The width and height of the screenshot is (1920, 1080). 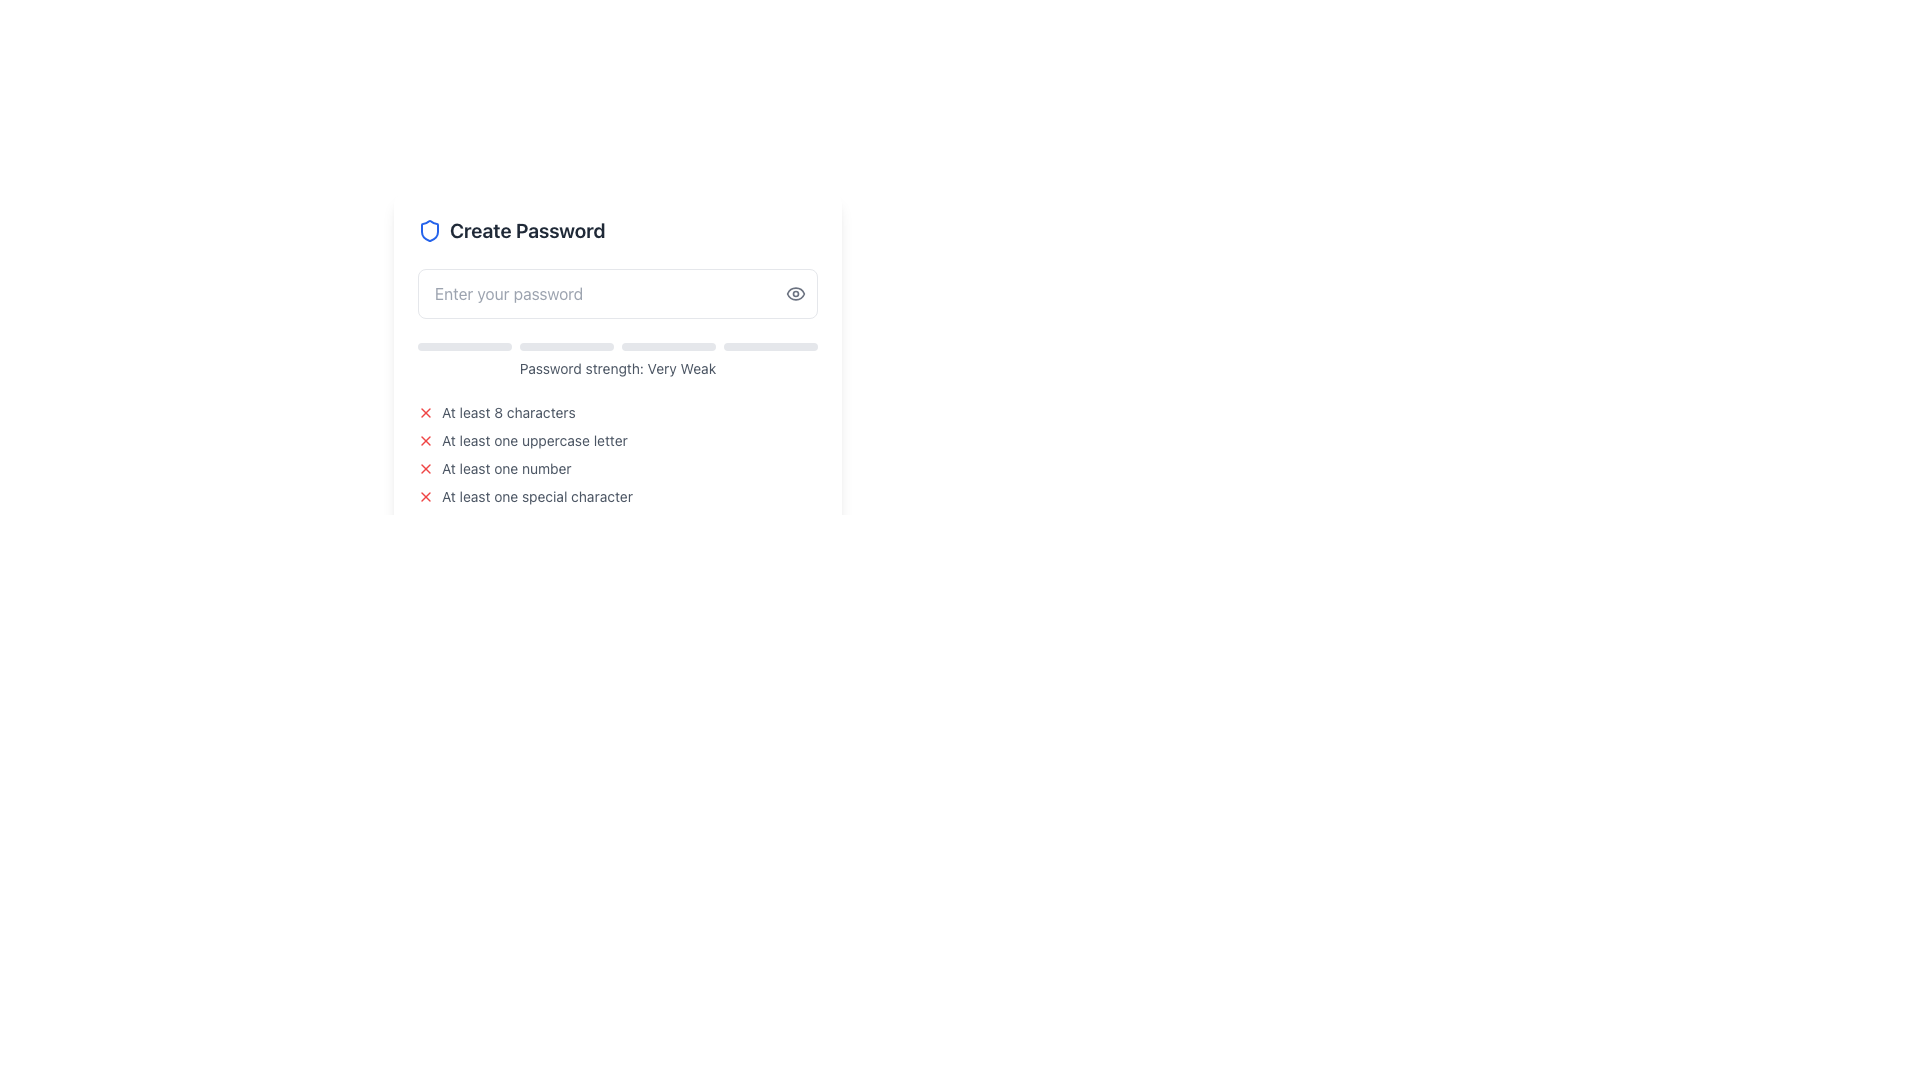 I want to click on the password requirement status icon that indicates 'At least one uppercase letter' is not met, represented by a red 'X' symbol, located to the left of the associated description text, so click(x=425, y=439).